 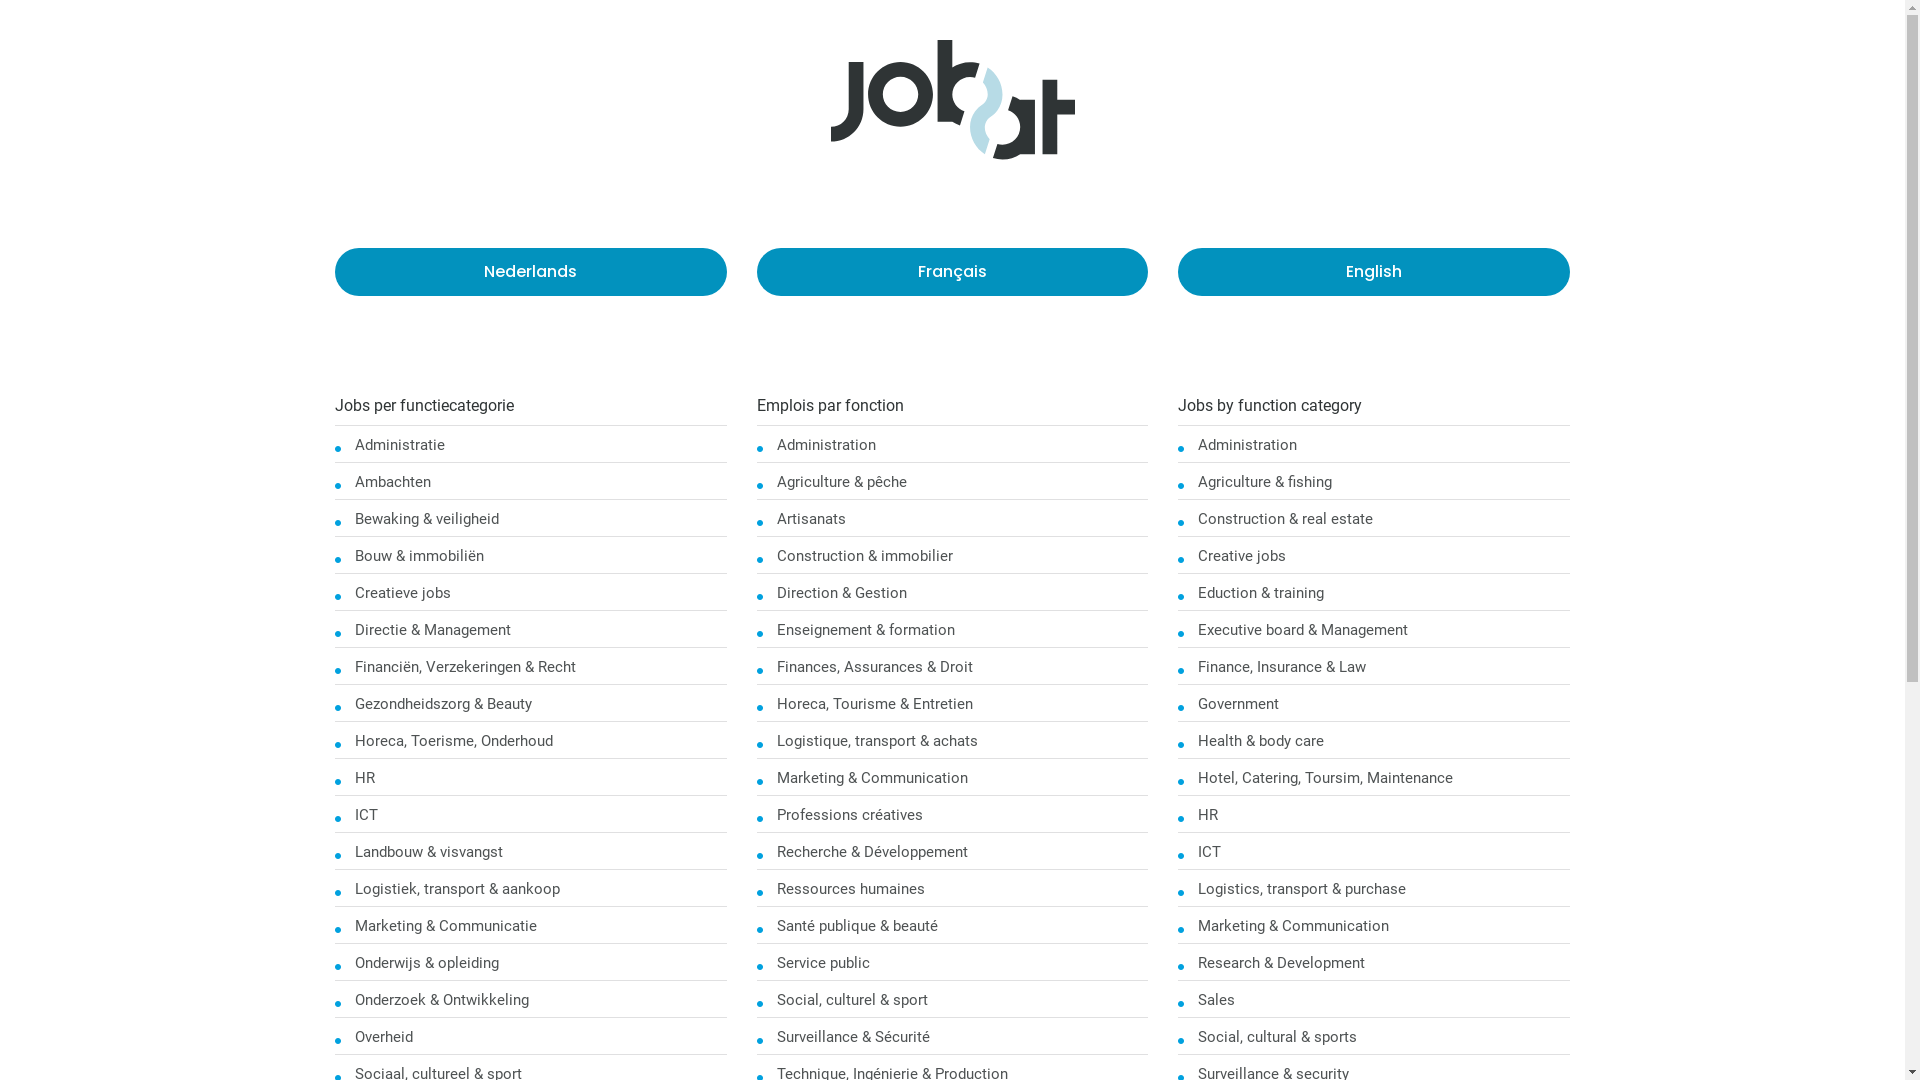 What do you see at coordinates (531, 272) in the screenshot?
I see `'Nederlands'` at bounding box center [531, 272].